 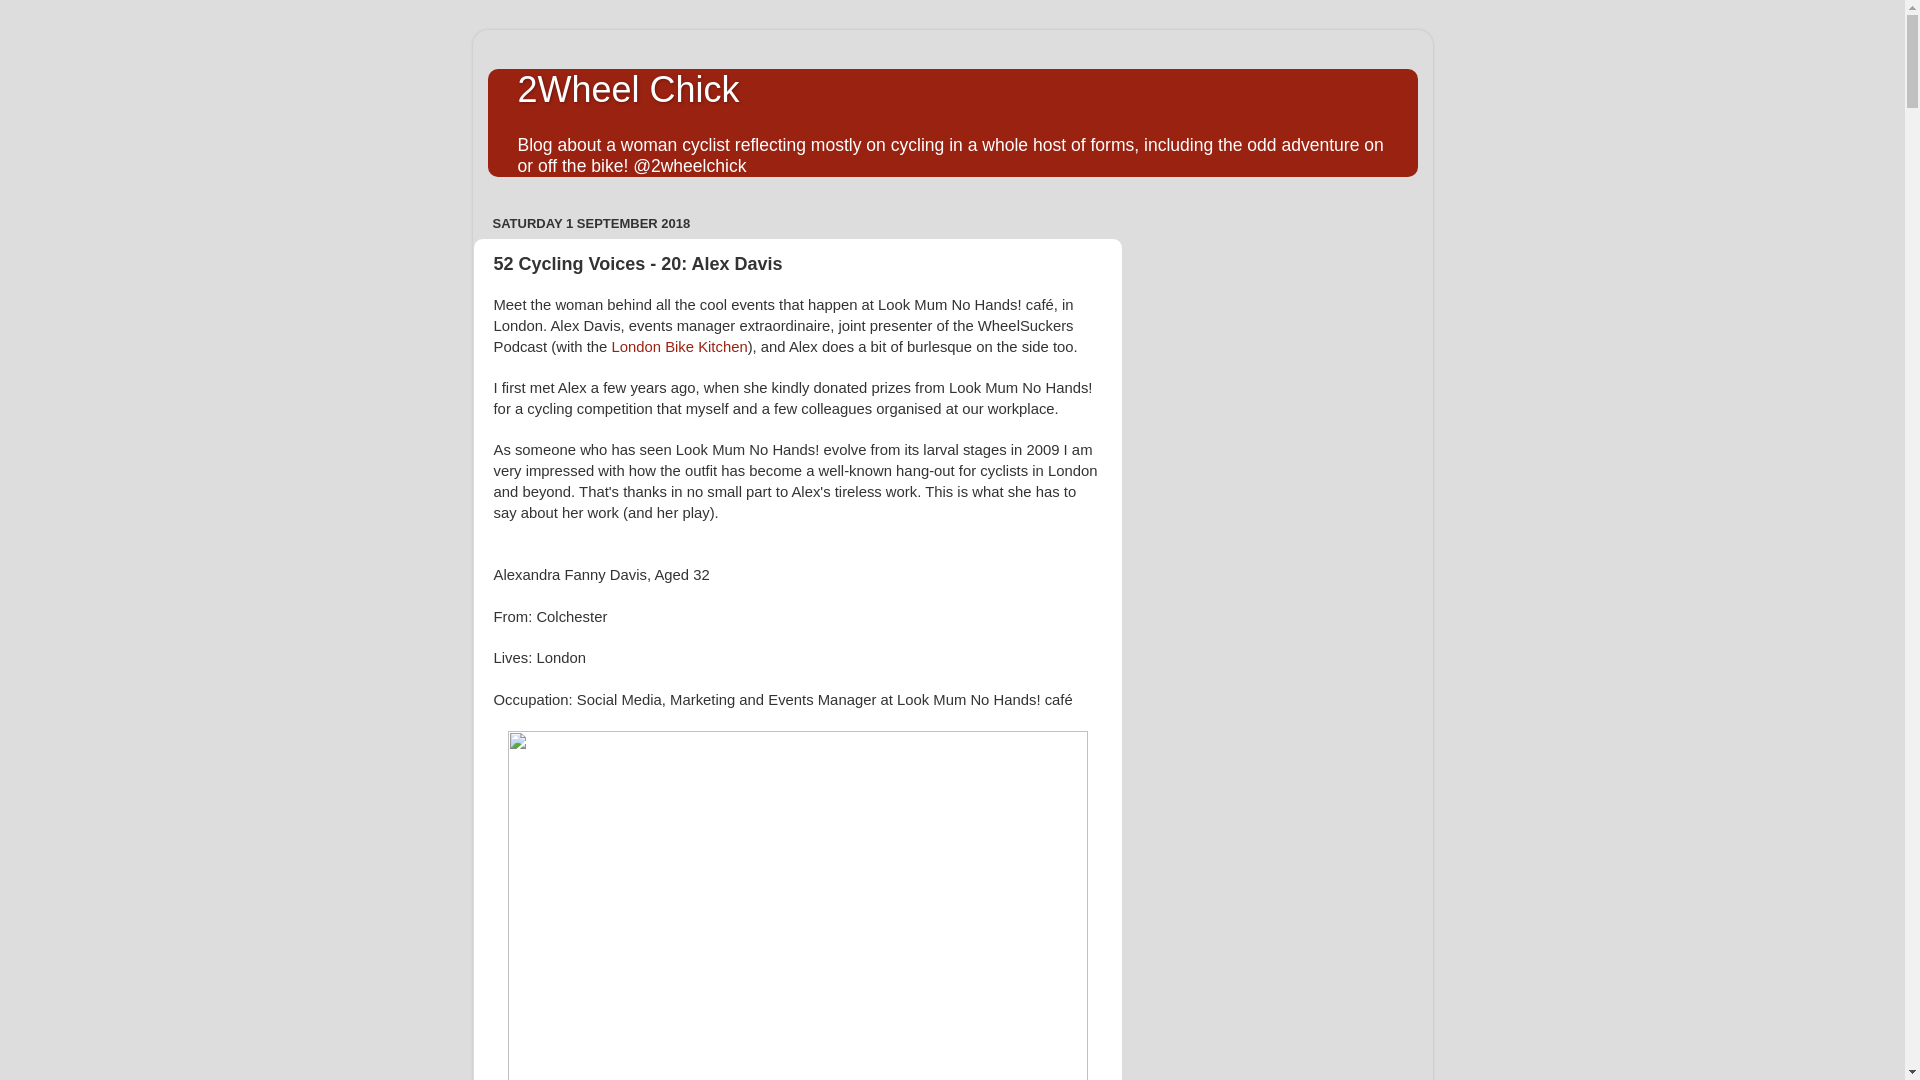 What do you see at coordinates (609, 346) in the screenshot?
I see `'London Bike Kitchen'` at bounding box center [609, 346].